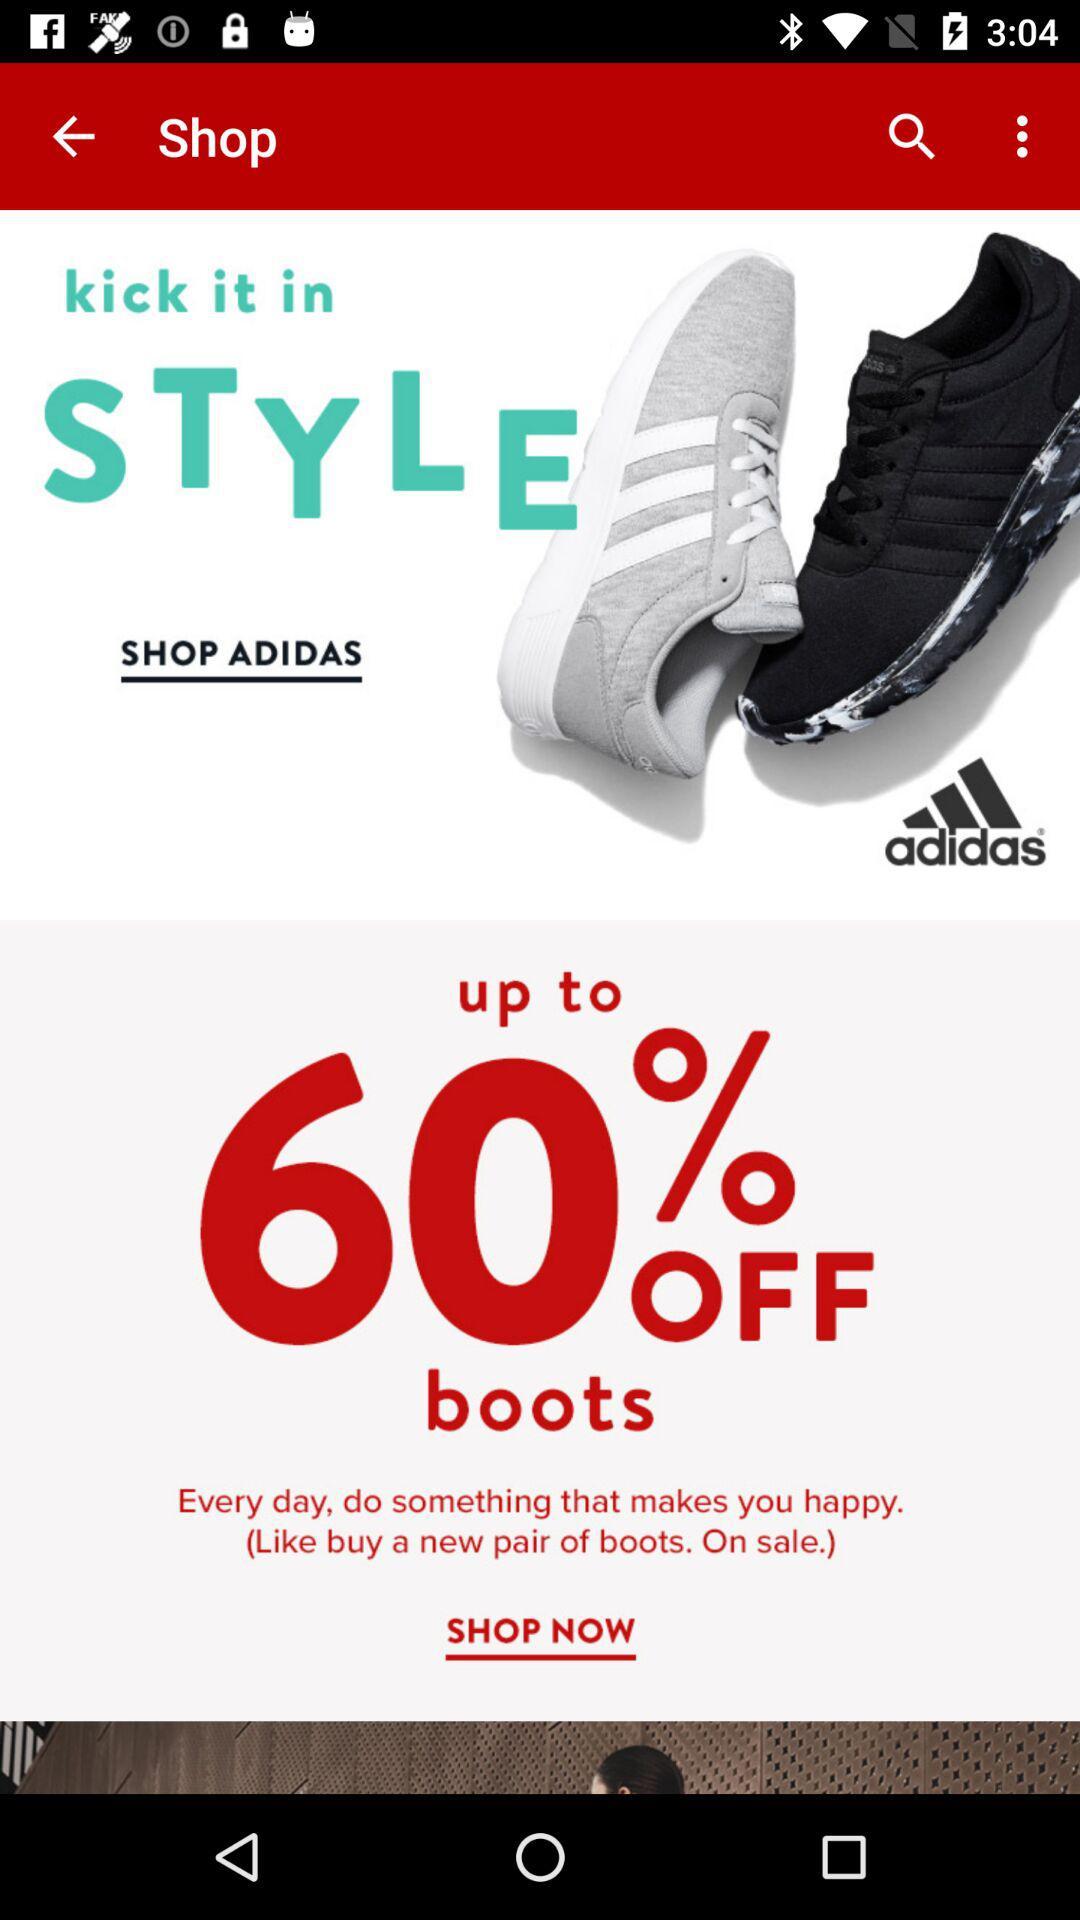 This screenshot has width=1080, height=1920. Describe the element at coordinates (540, 1002) in the screenshot. I see `shopping image page` at that location.